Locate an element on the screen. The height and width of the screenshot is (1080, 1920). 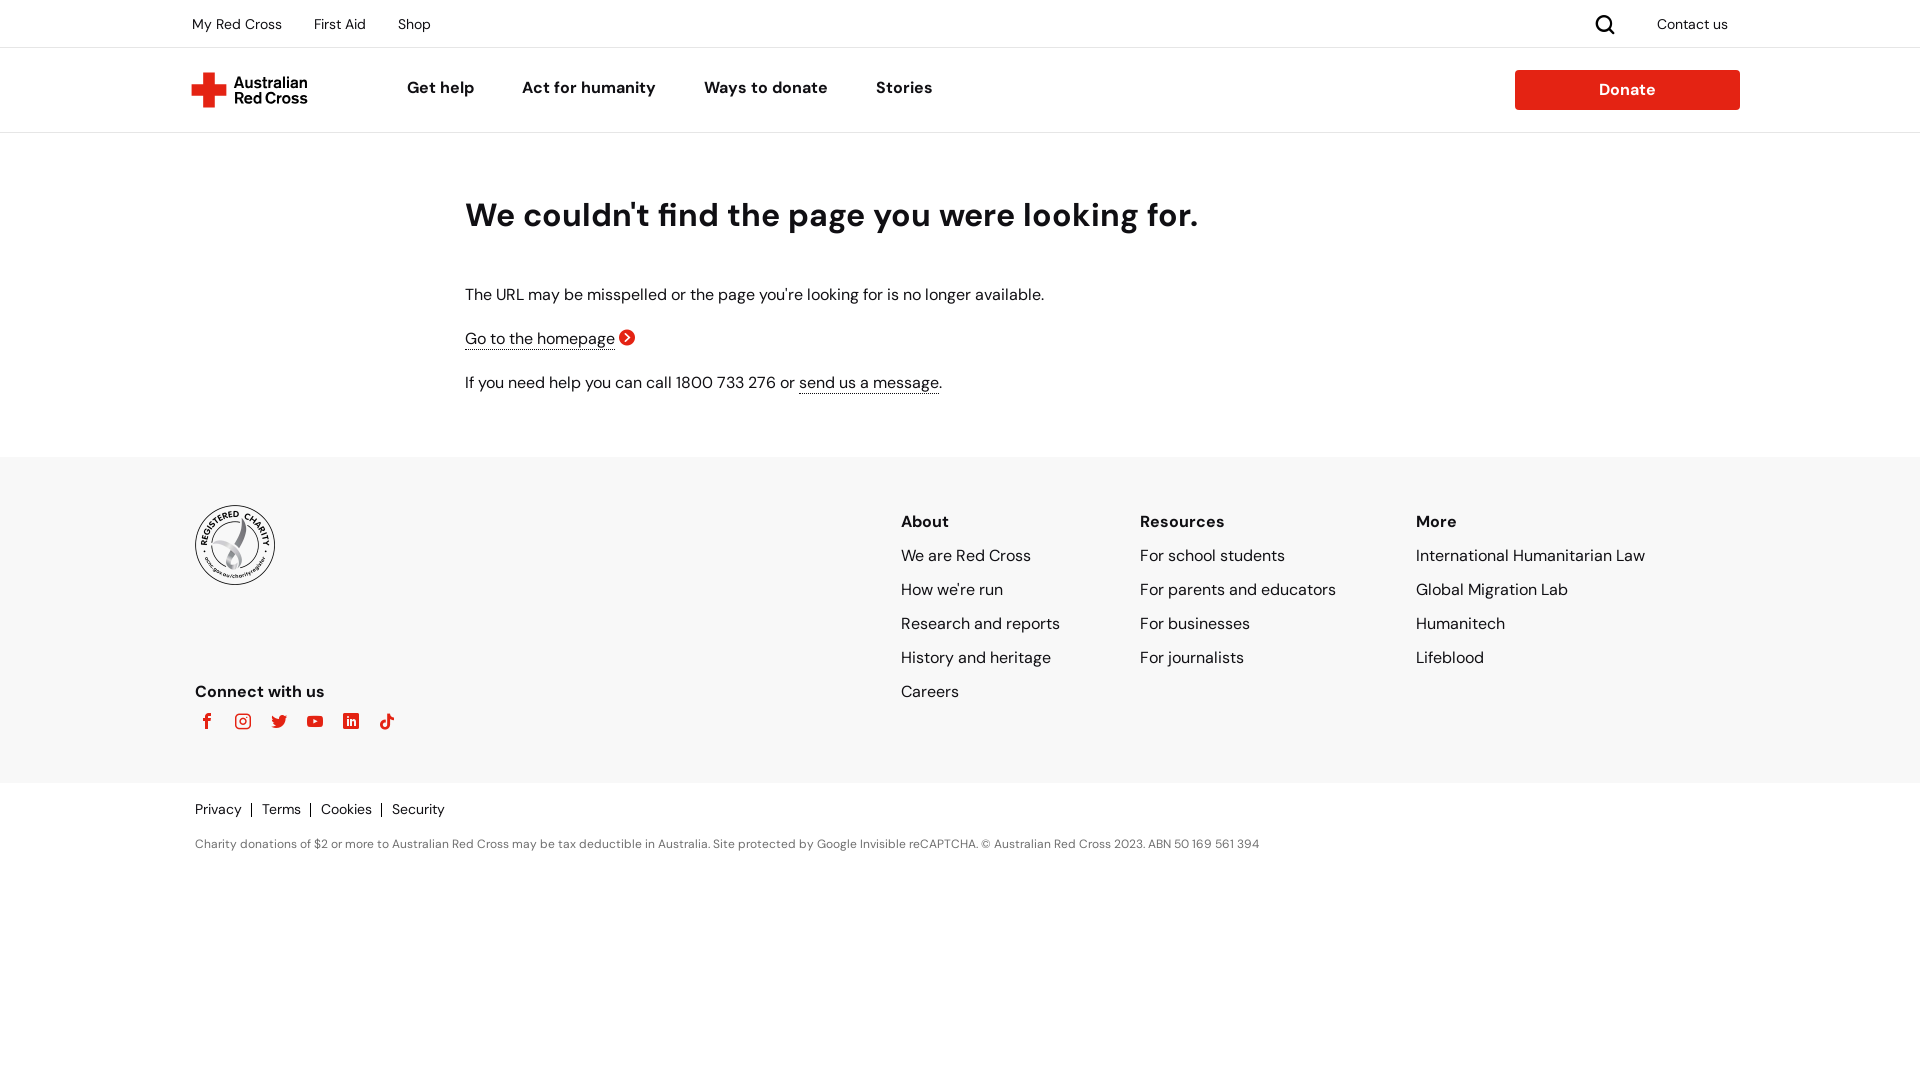
'youtube' is located at coordinates (307, 722).